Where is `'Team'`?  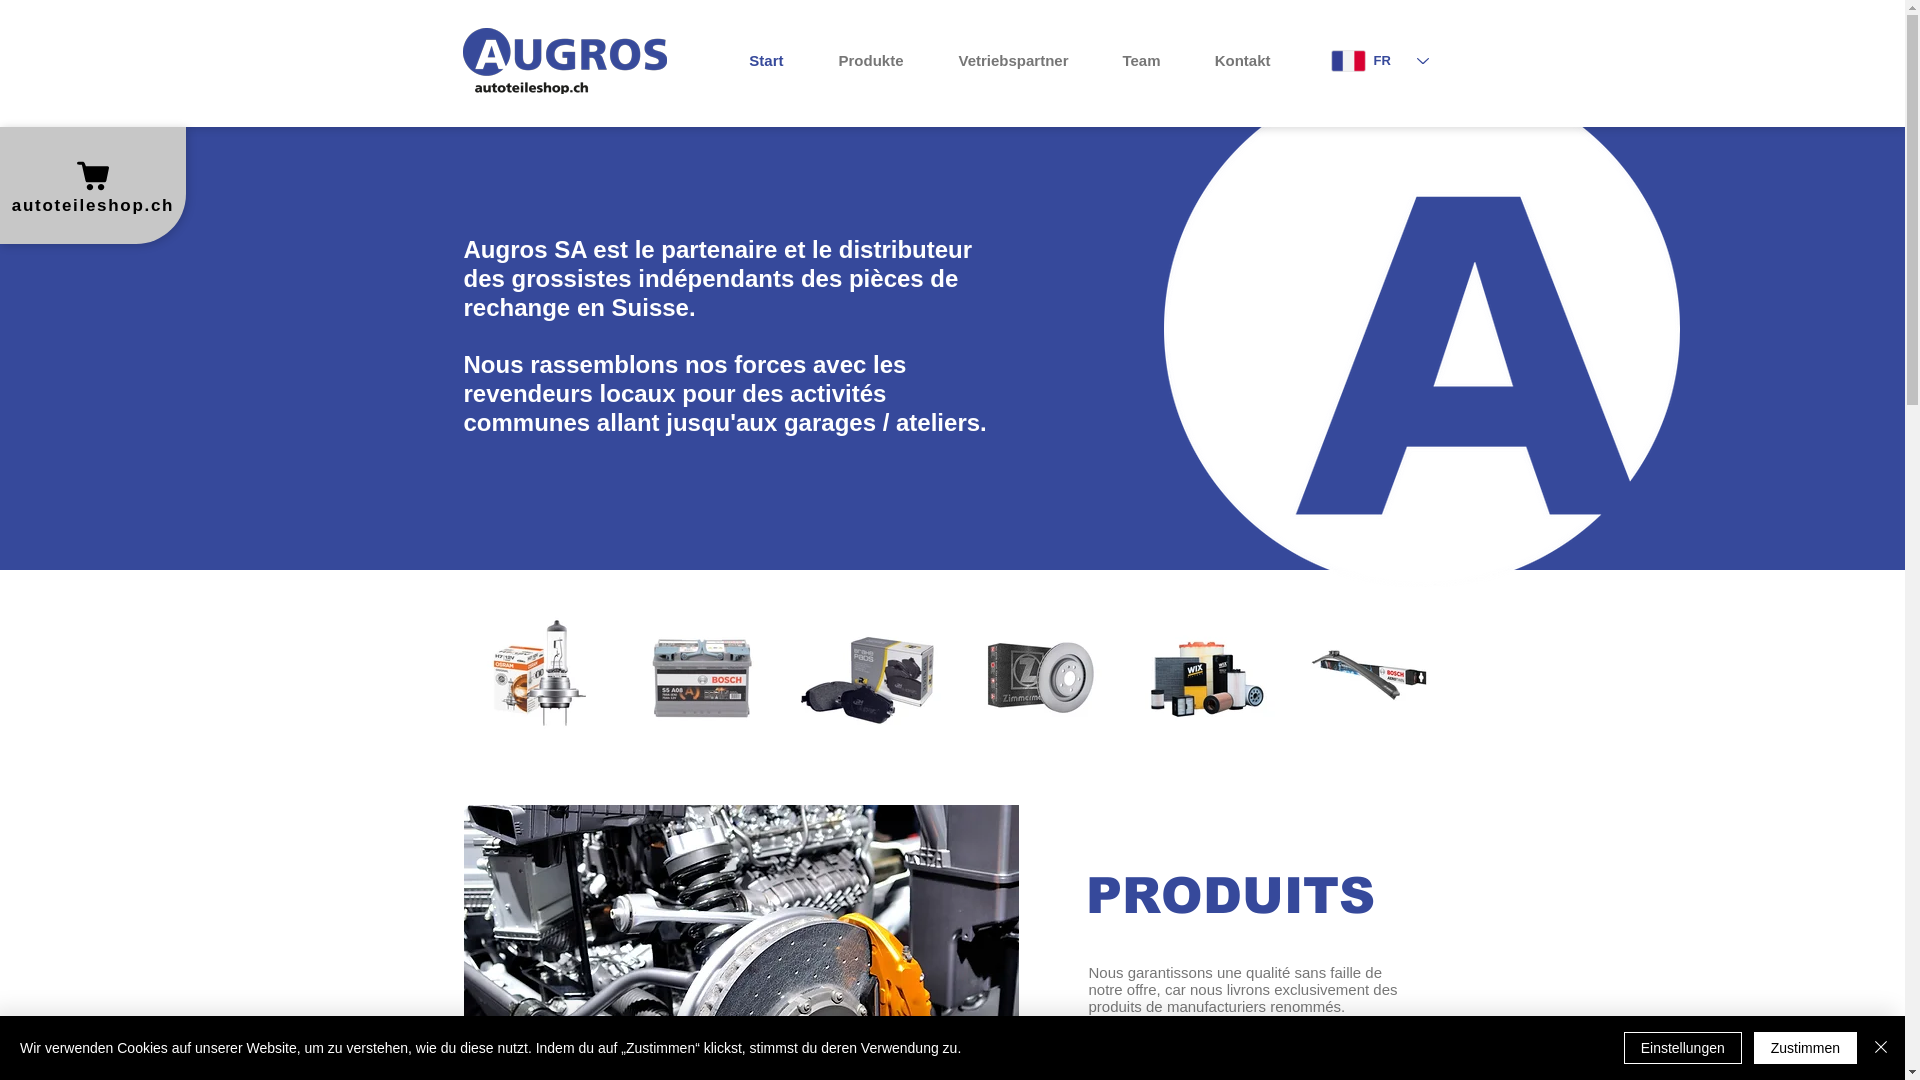 'Team' is located at coordinates (1083, 60).